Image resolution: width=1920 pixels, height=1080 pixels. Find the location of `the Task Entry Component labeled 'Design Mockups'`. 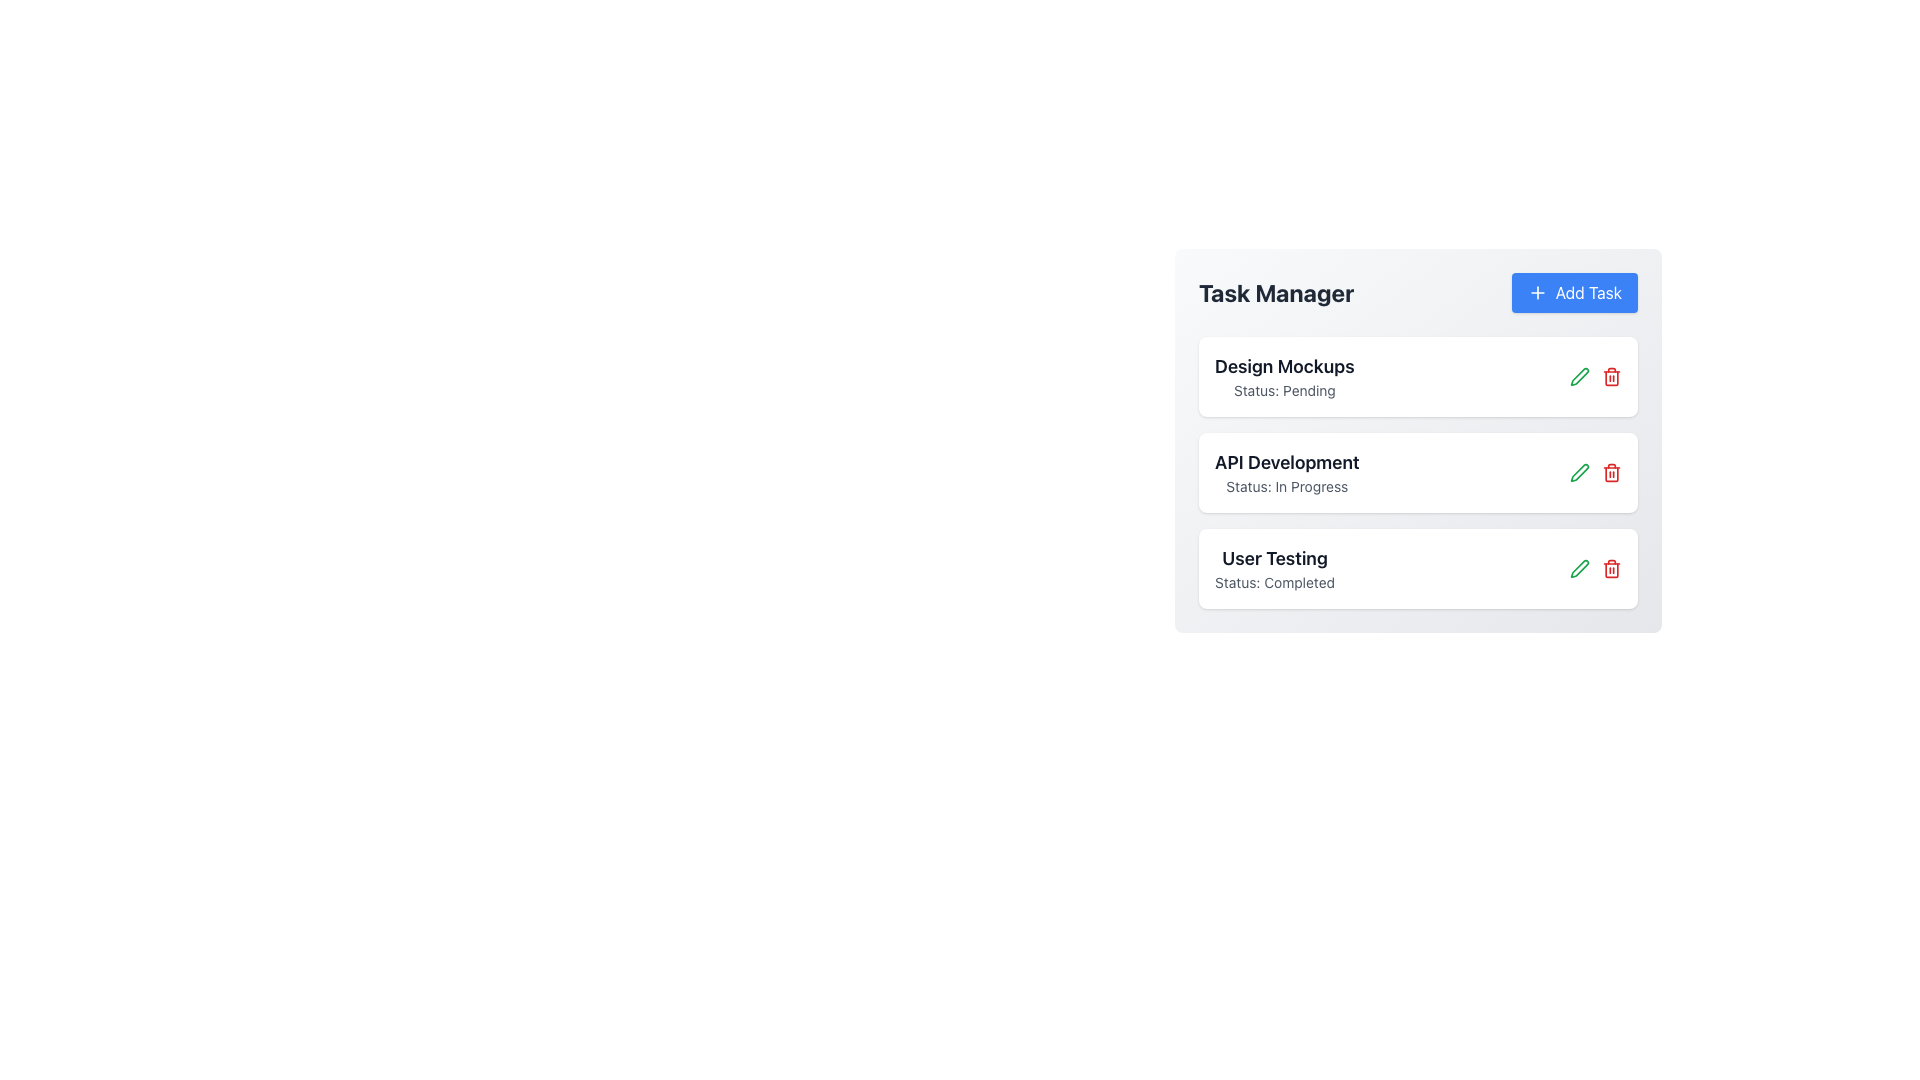

the Task Entry Component labeled 'Design Mockups' is located at coordinates (1417, 377).